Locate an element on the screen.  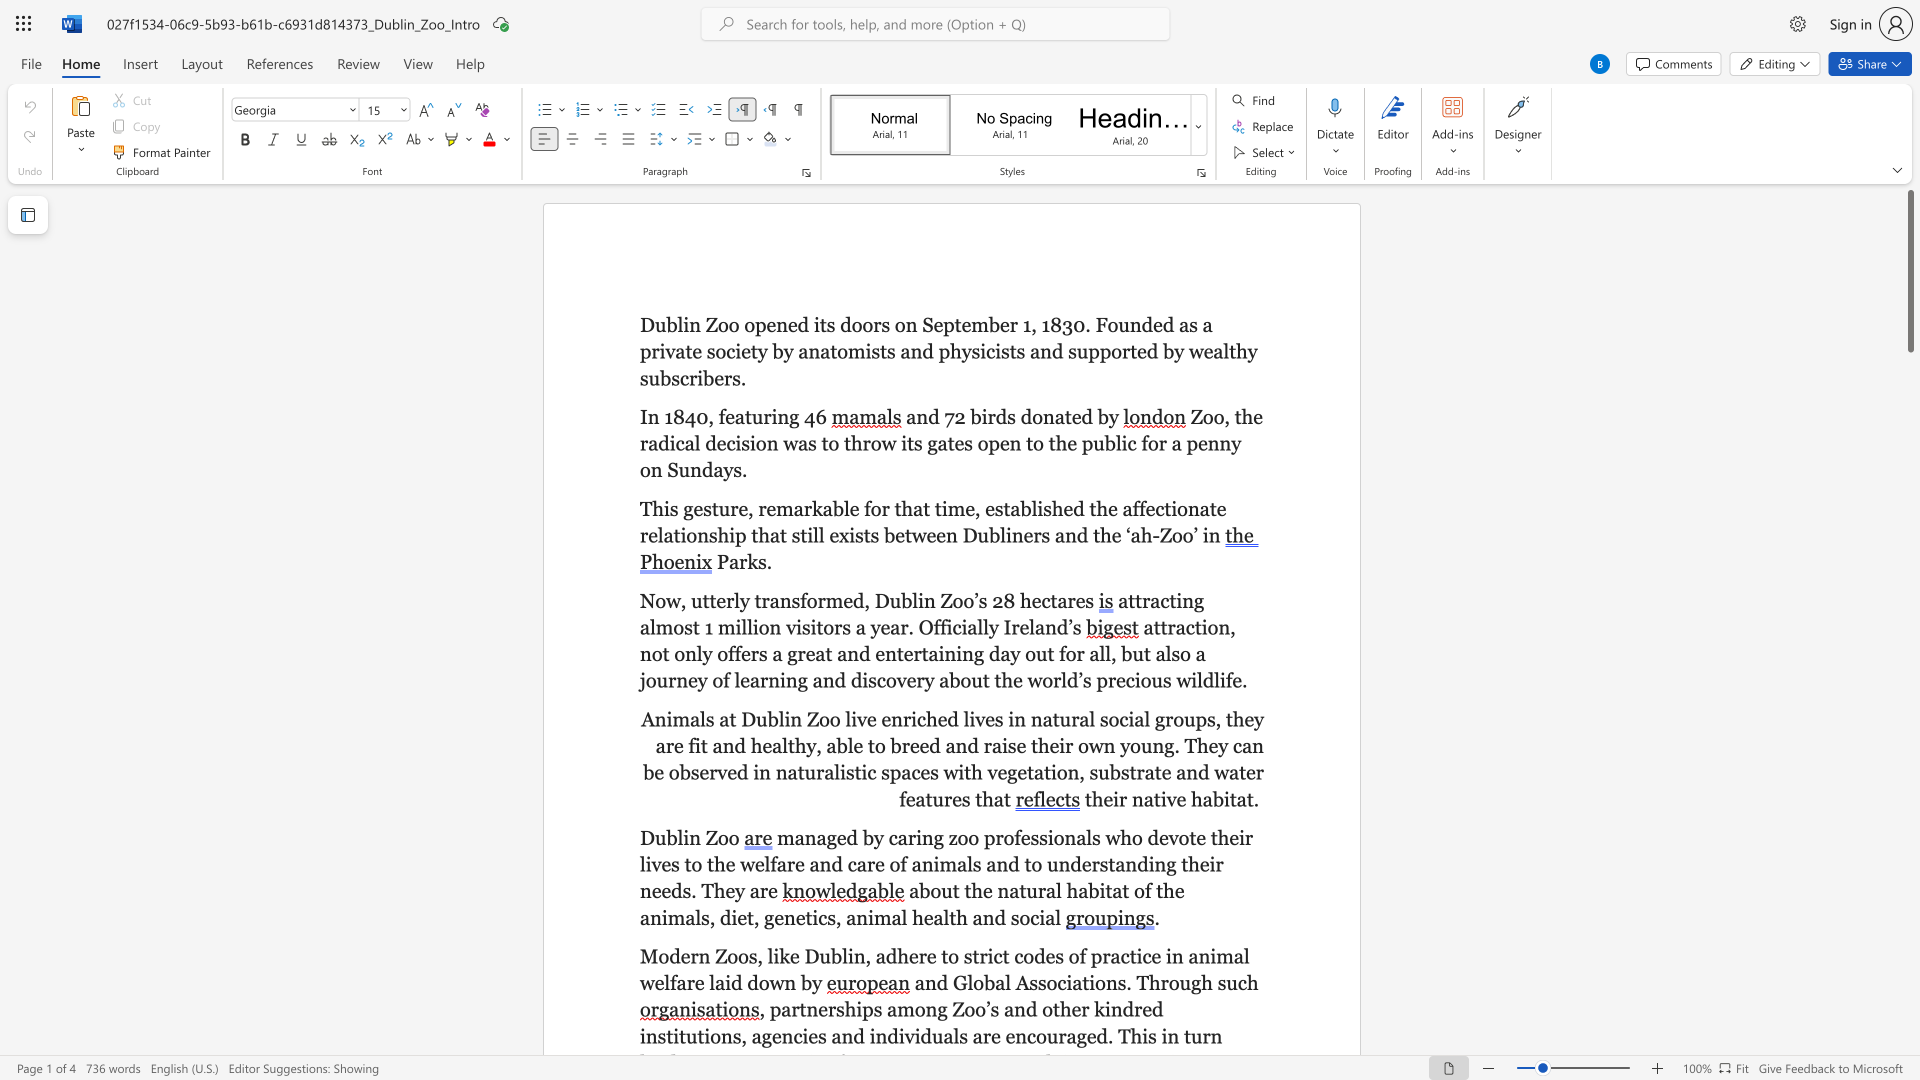
the 1th character "e" in the text is located at coordinates (720, 599).